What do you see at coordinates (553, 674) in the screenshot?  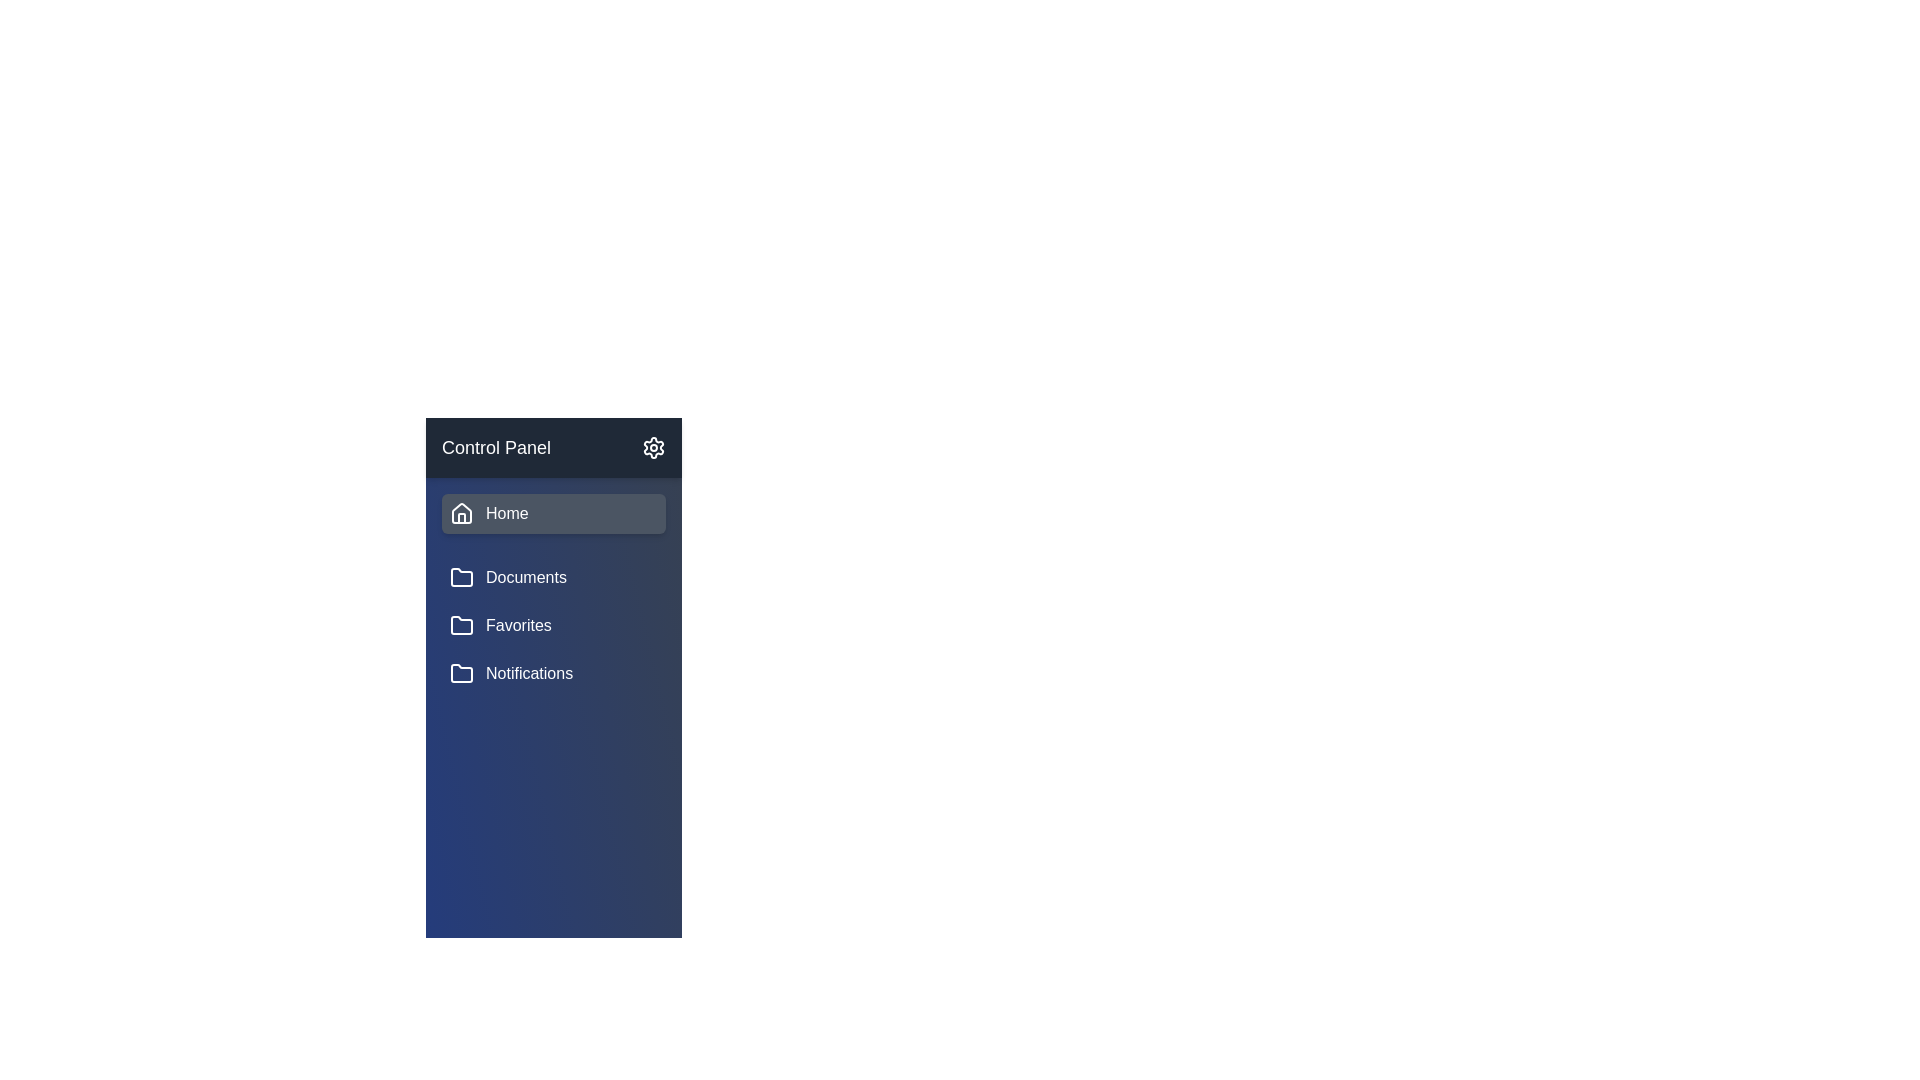 I see `the sidebar item corresponding to Notifications to navigate to that section` at bounding box center [553, 674].